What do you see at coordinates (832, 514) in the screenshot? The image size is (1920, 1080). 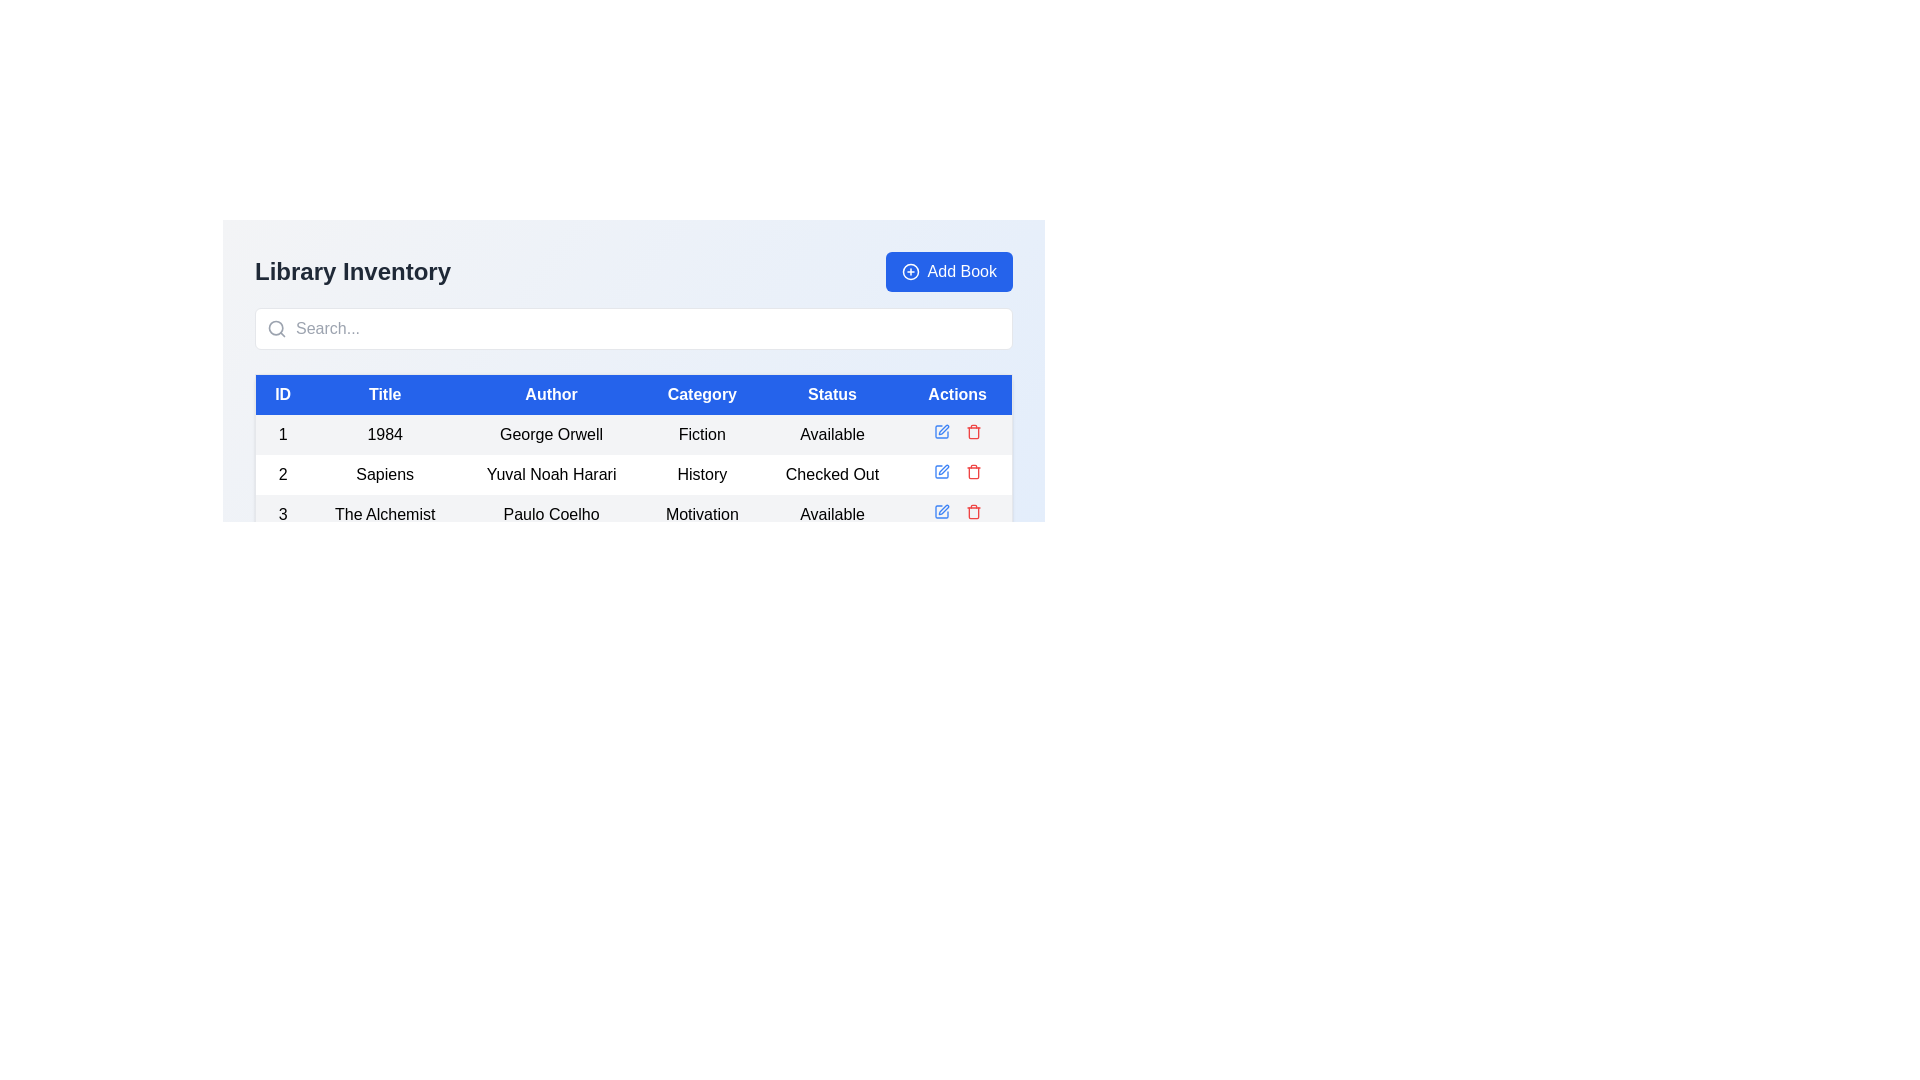 I see `the text label displaying 'Available' in black, located in the 'Status' column of the third row for the book 'The Alchemist' in the library inventory dashboard` at bounding box center [832, 514].